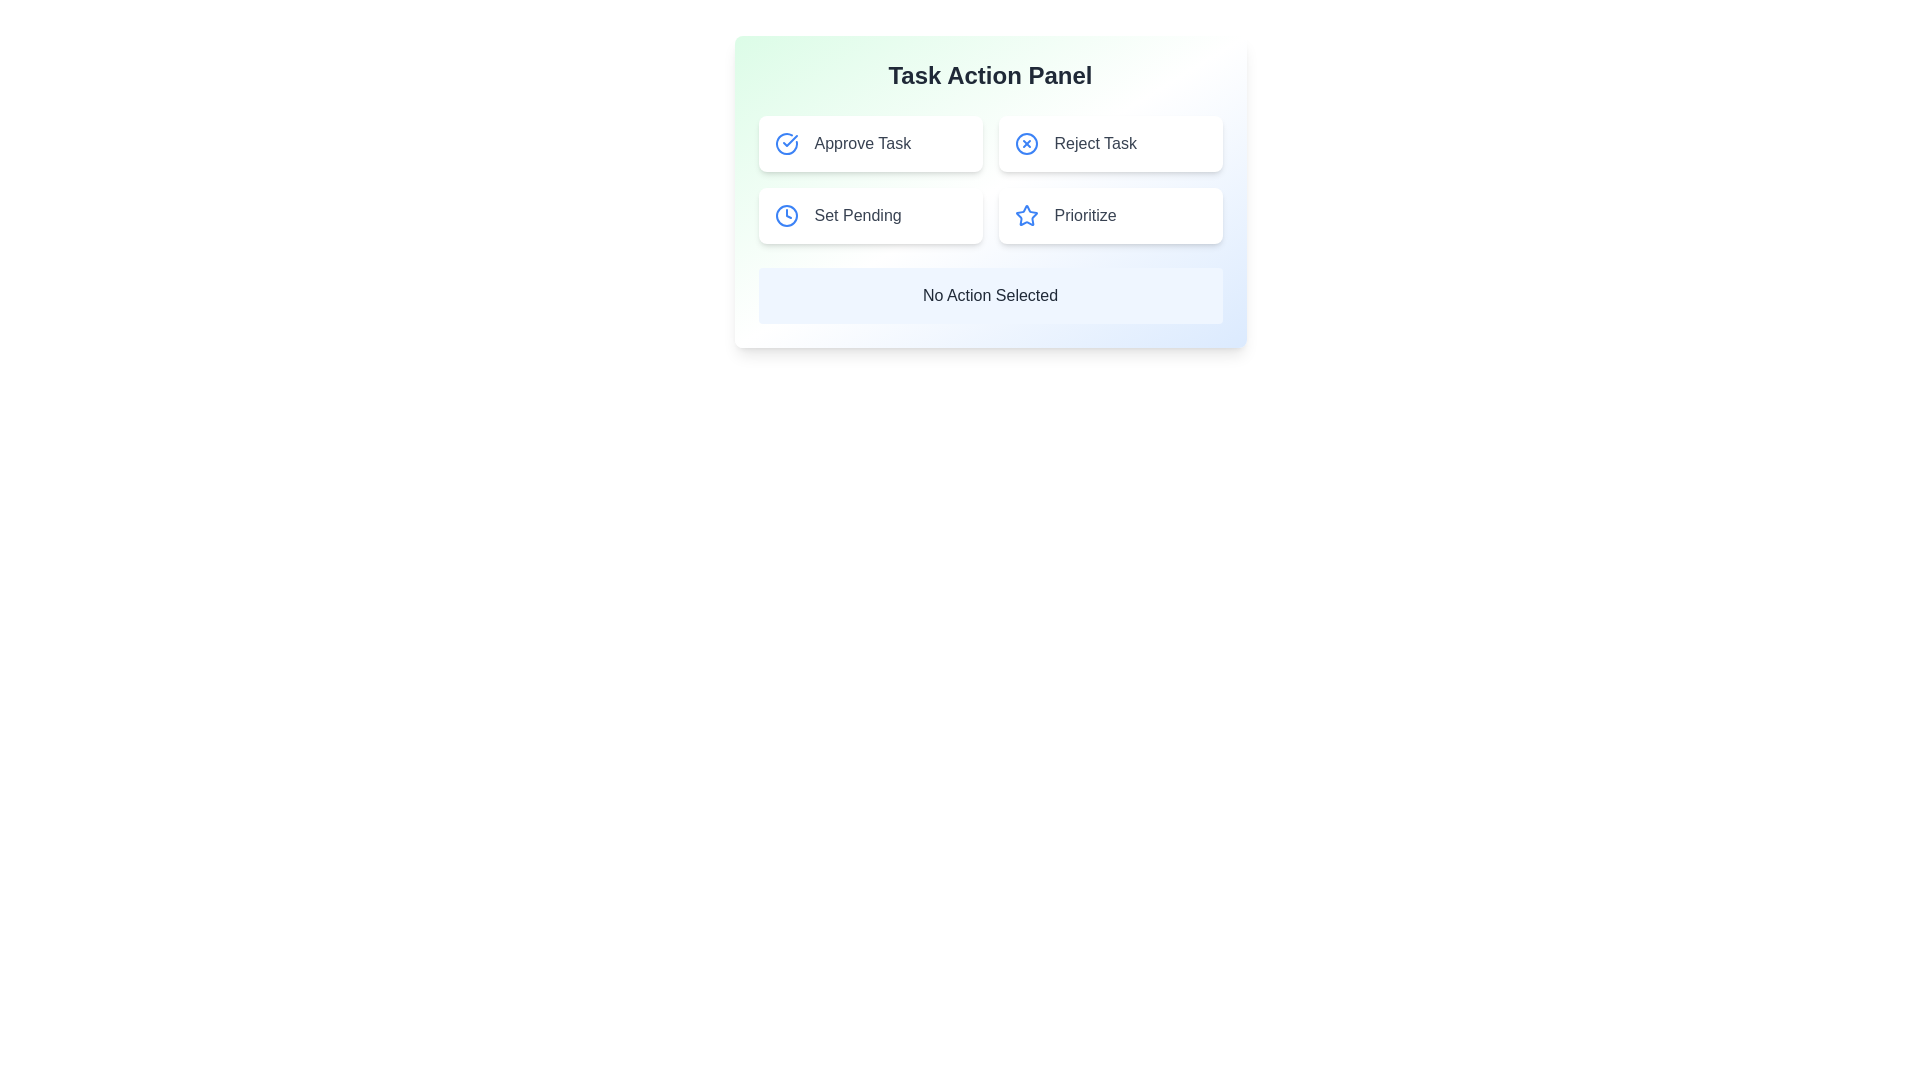 This screenshot has height=1080, width=1920. I want to click on 'Prioritize' label located within the third button of the 'Task Action Panel', positioned towards the right side of the grid layout, so click(1084, 216).